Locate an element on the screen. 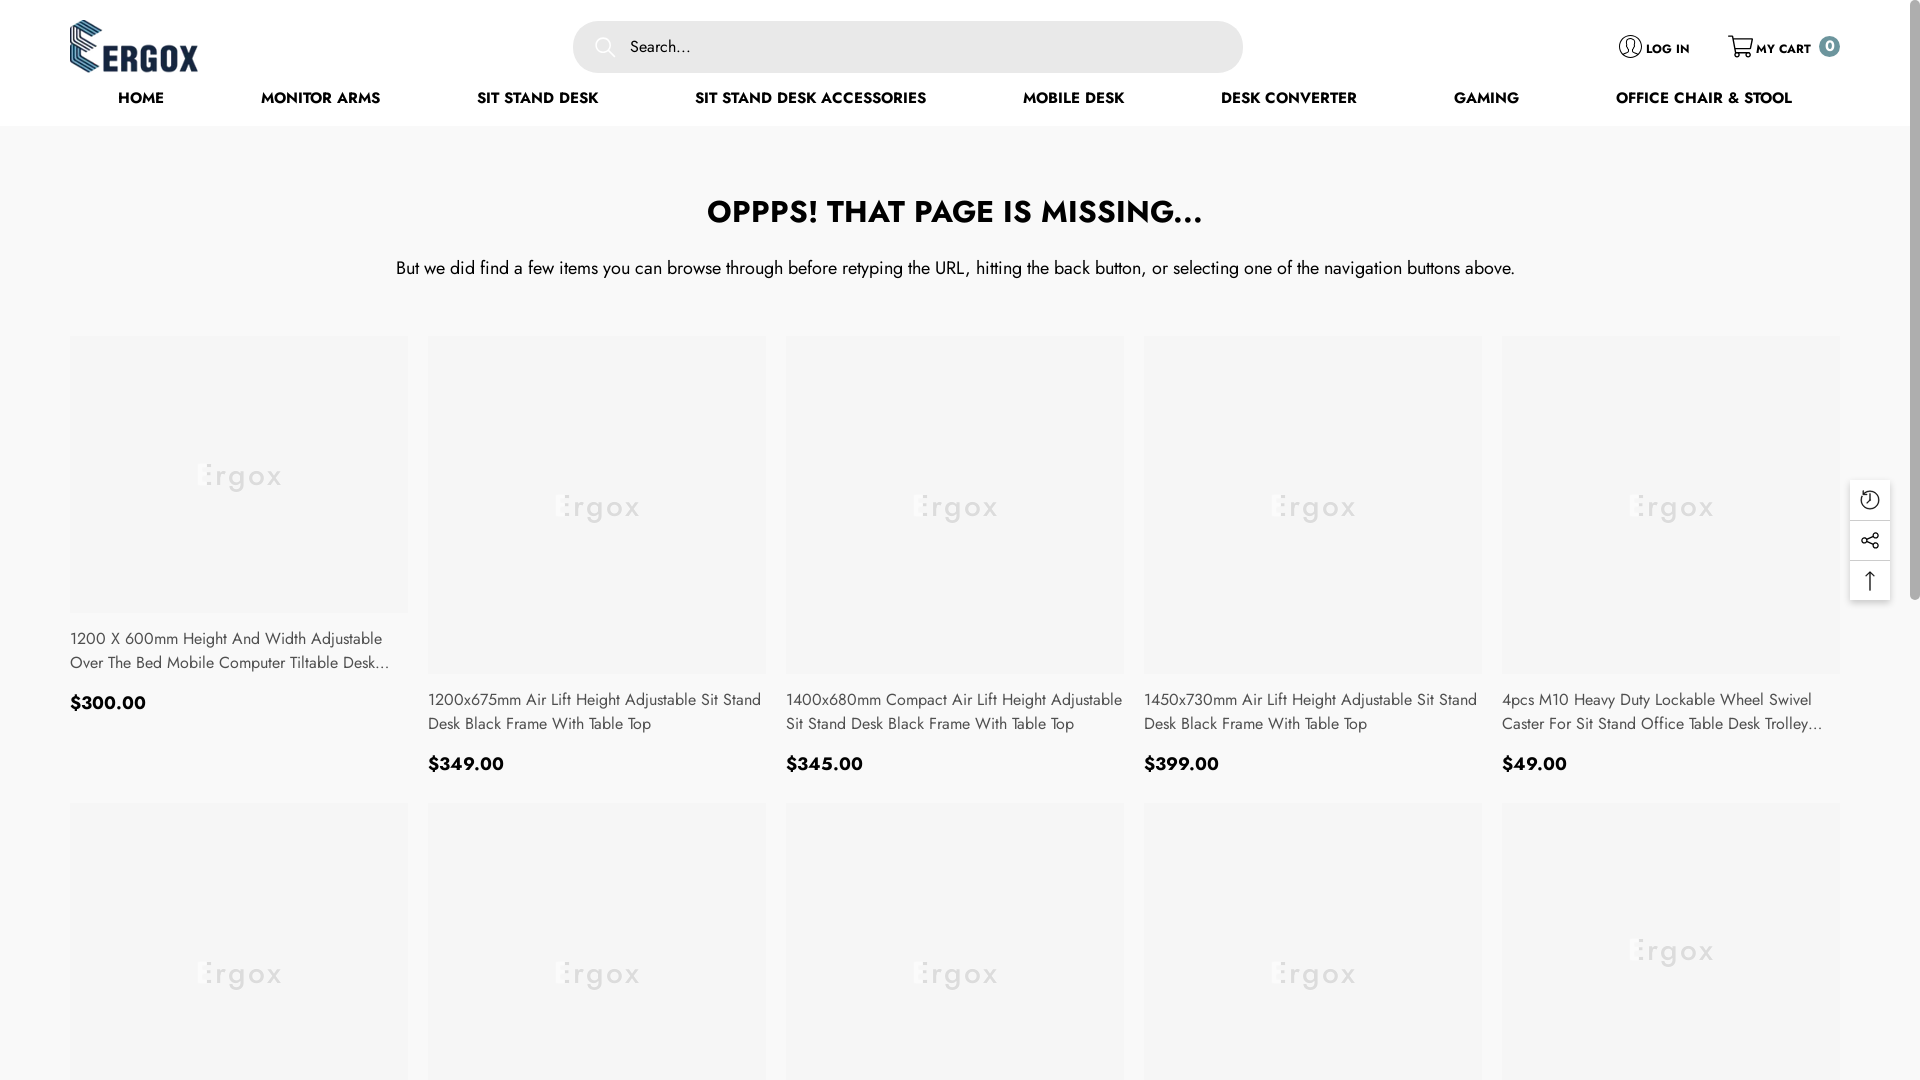  'SIT STAND DESK ACCESSORIES' is located at coordinates (810, 99).